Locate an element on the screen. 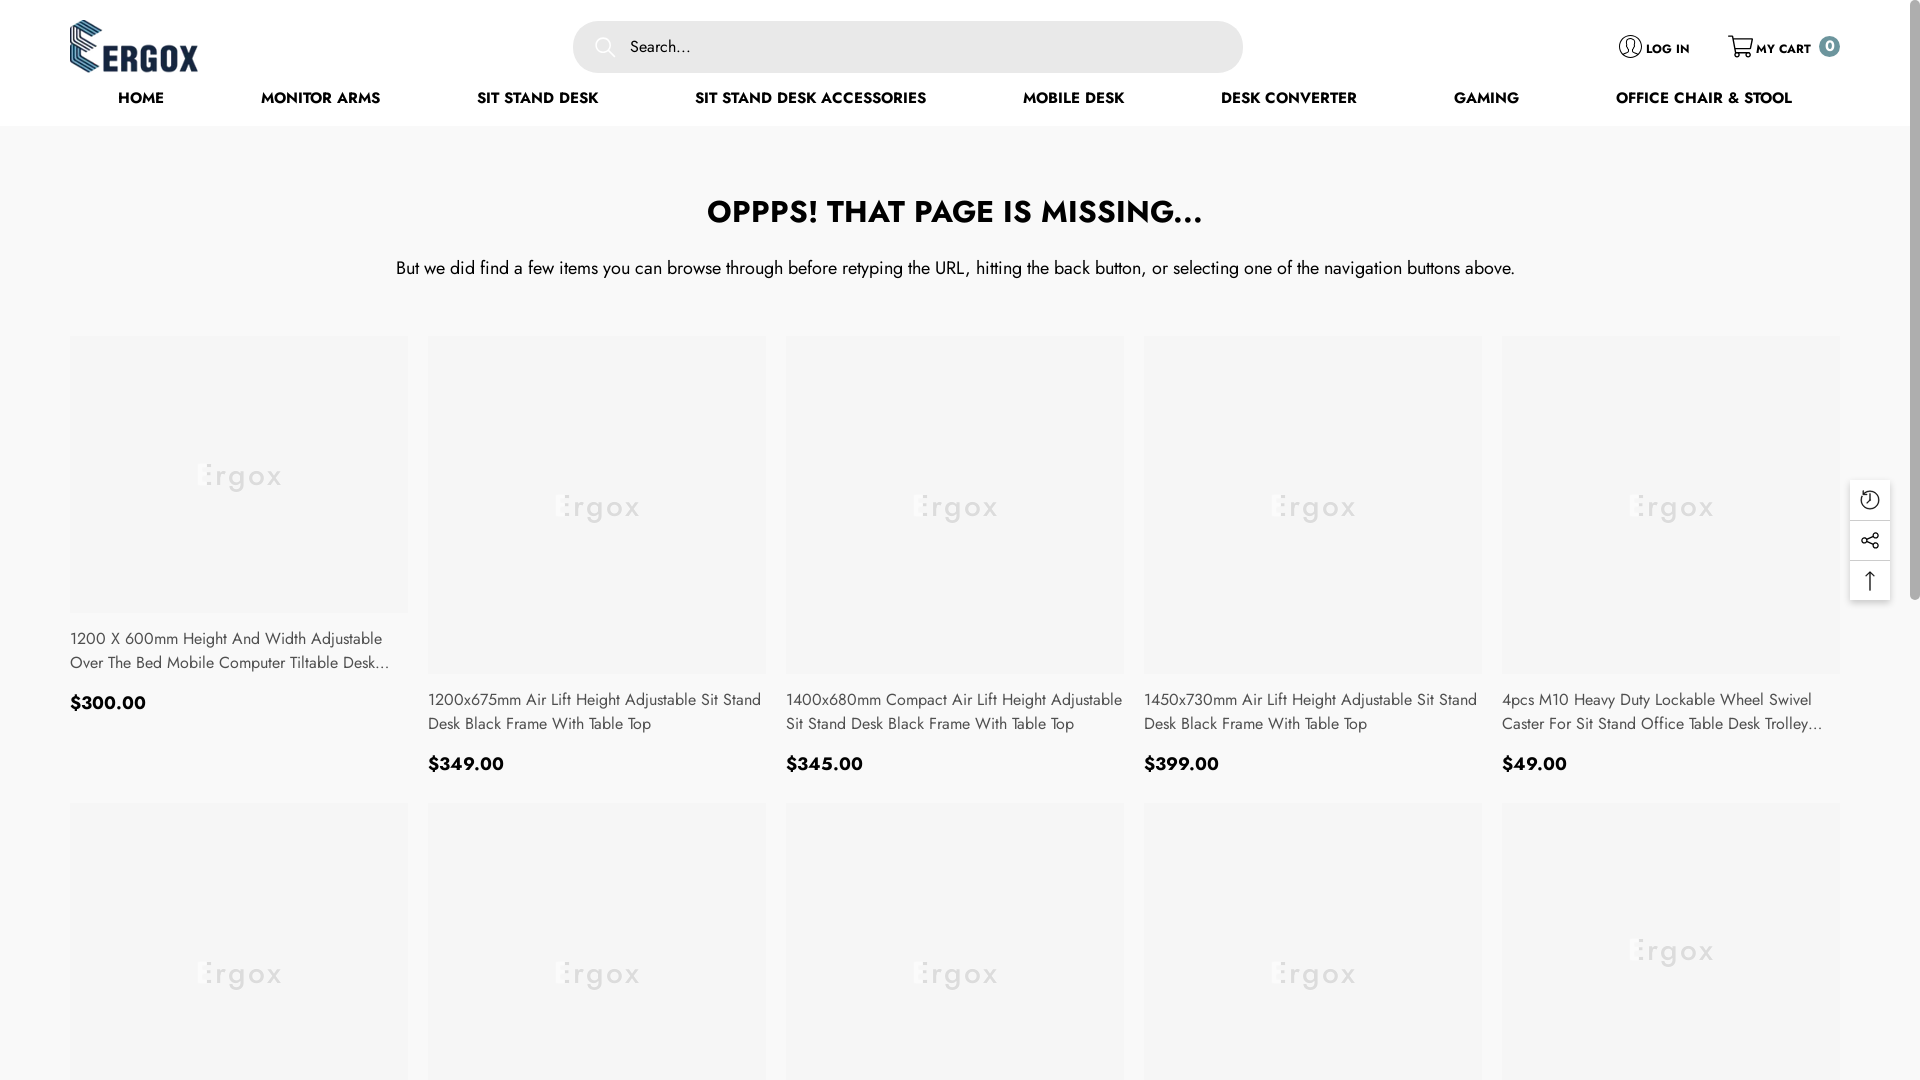  'SIT STAND DESK ACCESSORIES' is located at coordinates (810, 99).